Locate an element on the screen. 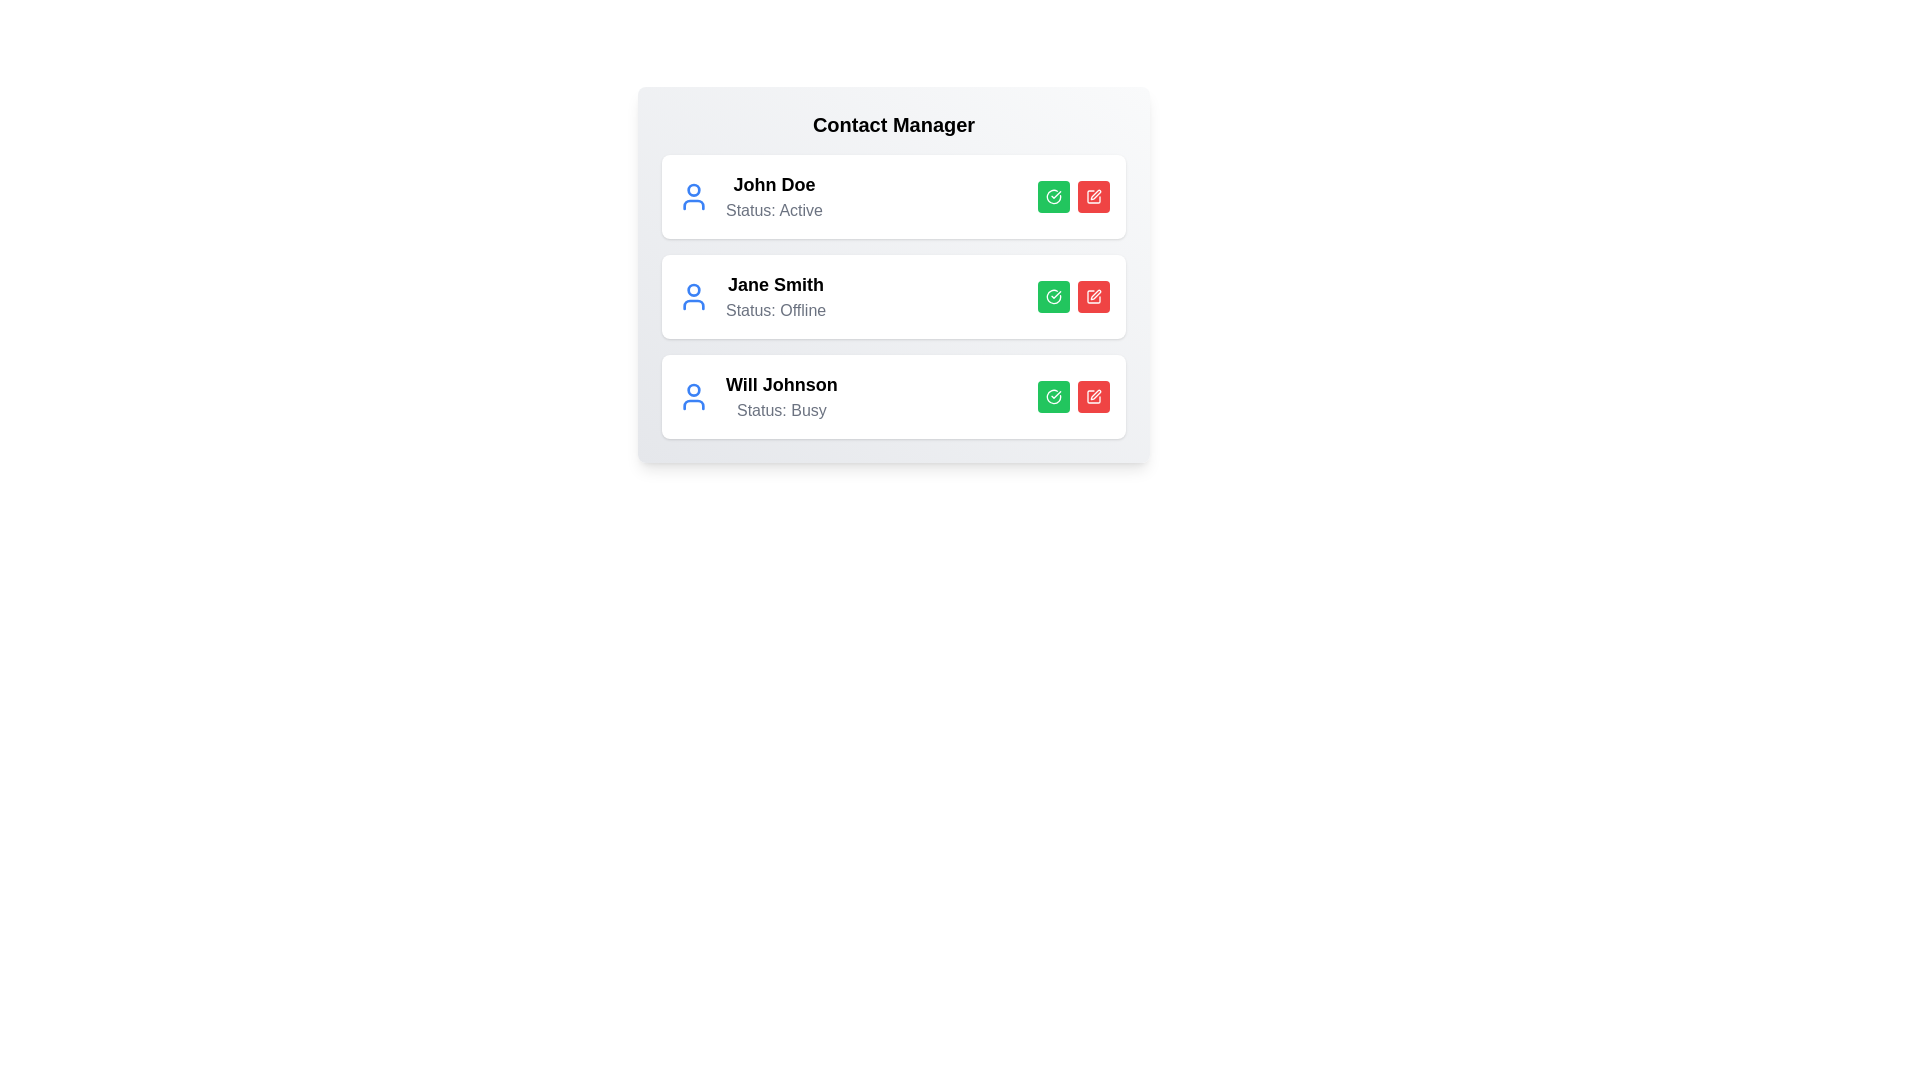 This screenshot has height=1080, width=1920. the contact name Jane Smith to highlight it is located at coordinates (775, 285).